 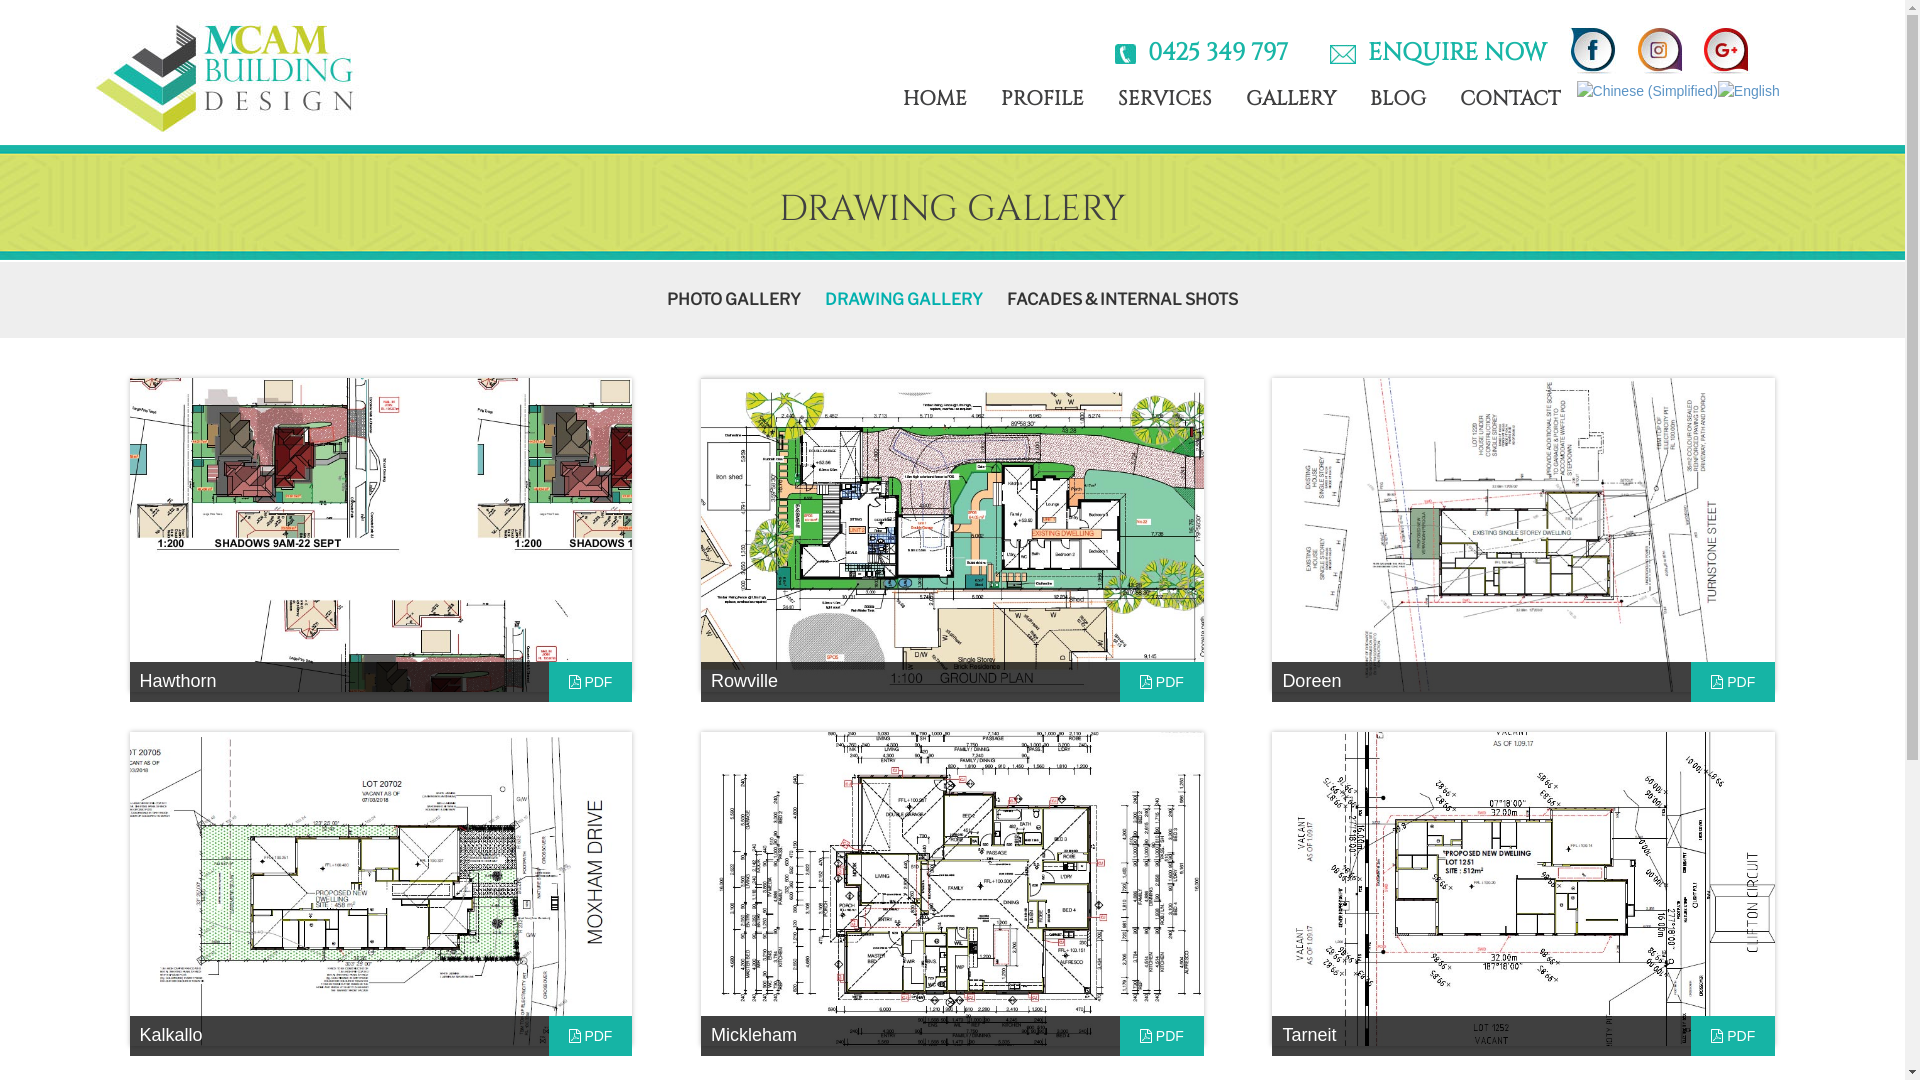 I want to click on 'DRAWING GALLERY', so click(x=825, y=299).